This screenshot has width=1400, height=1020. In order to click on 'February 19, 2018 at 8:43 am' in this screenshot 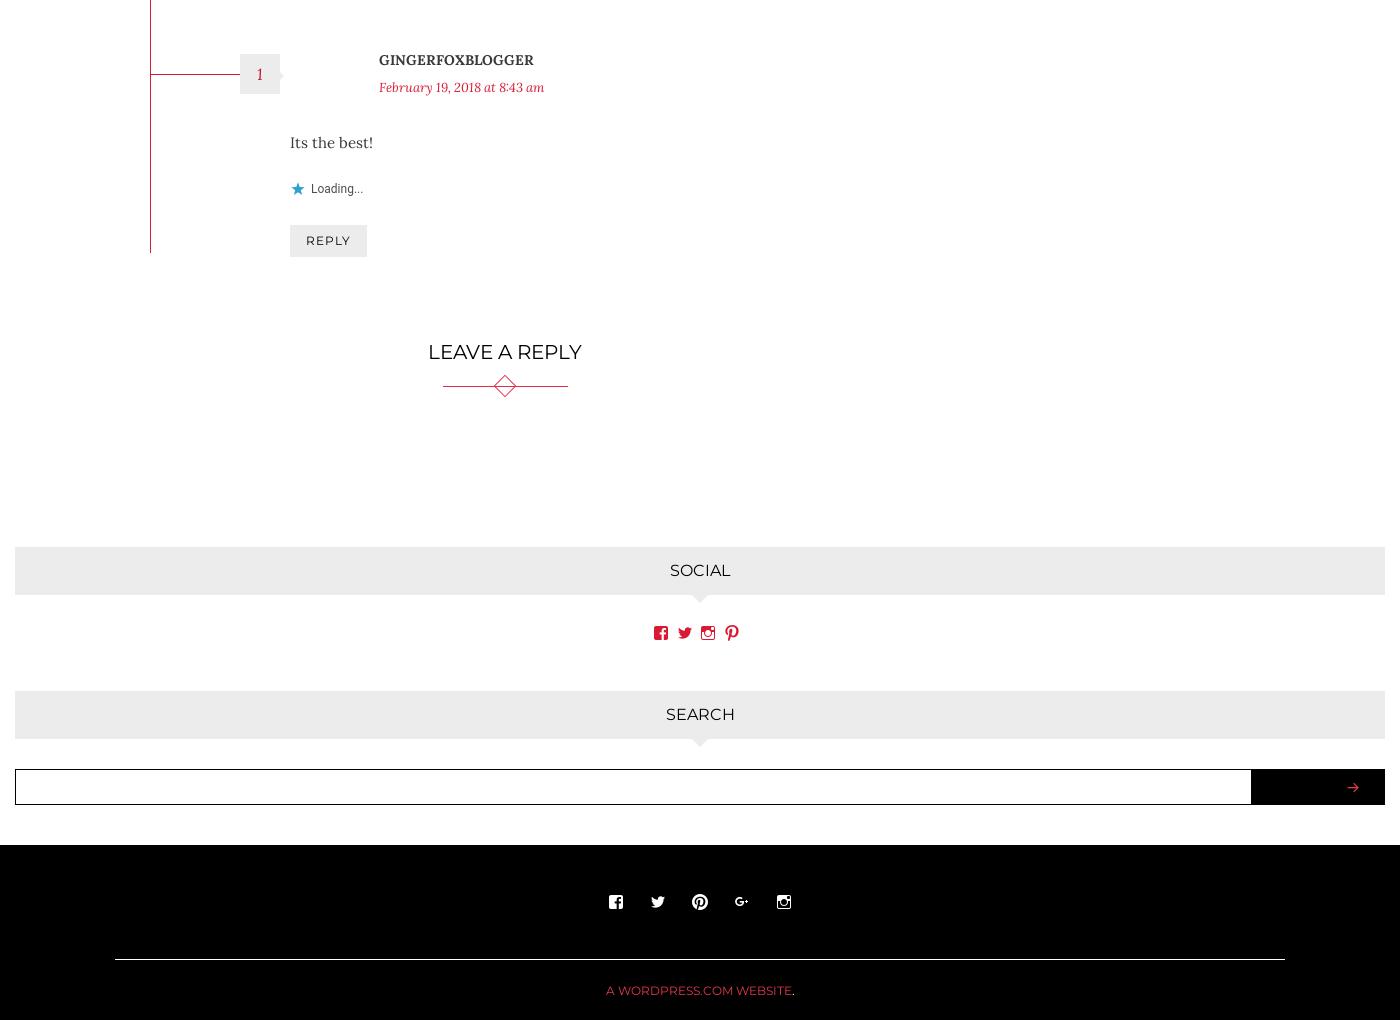, I will do `click(461, 72)`.